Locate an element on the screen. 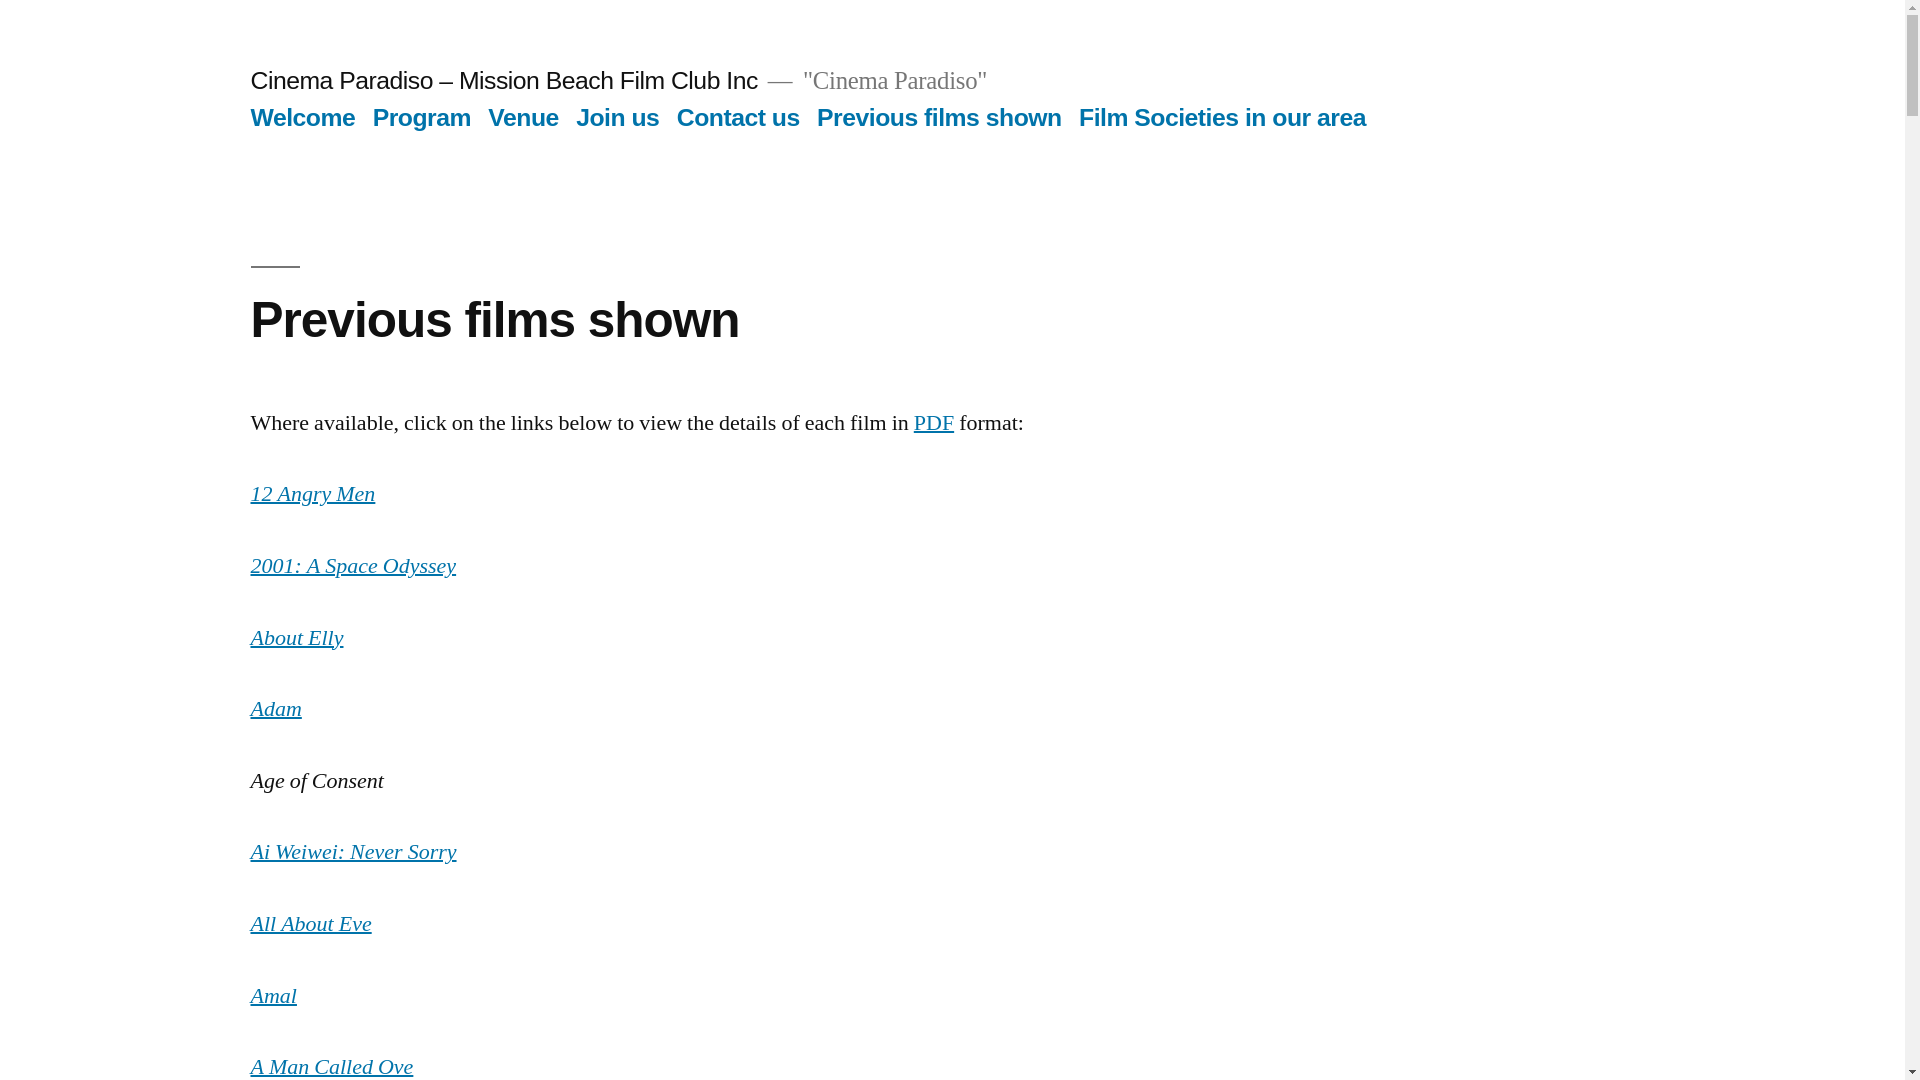 The width and height of the screenshot is (1920, 1080). 'Adam' is located at coordinates (274, 708).